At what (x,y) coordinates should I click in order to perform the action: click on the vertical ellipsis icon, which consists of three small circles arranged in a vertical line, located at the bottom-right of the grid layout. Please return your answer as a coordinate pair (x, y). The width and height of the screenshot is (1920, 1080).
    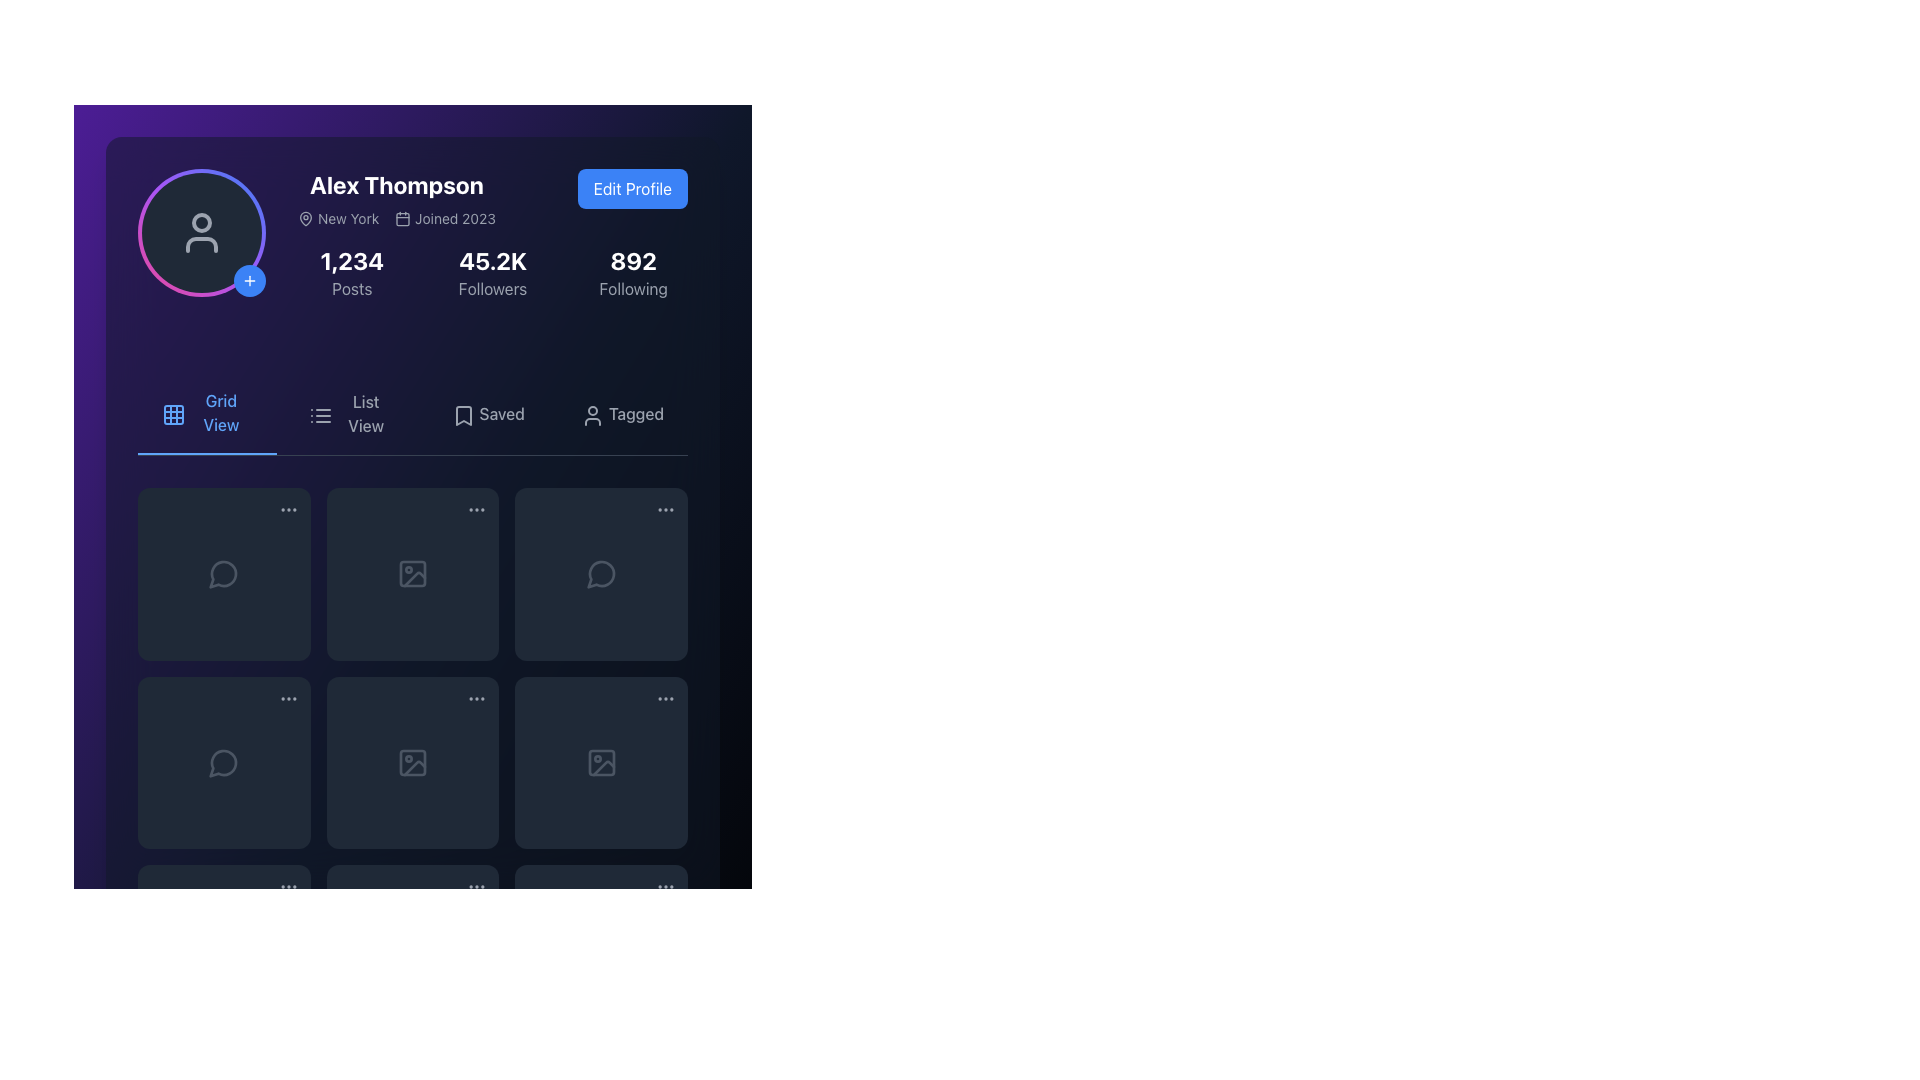
    Looking at the image, I should click on (666, 886).